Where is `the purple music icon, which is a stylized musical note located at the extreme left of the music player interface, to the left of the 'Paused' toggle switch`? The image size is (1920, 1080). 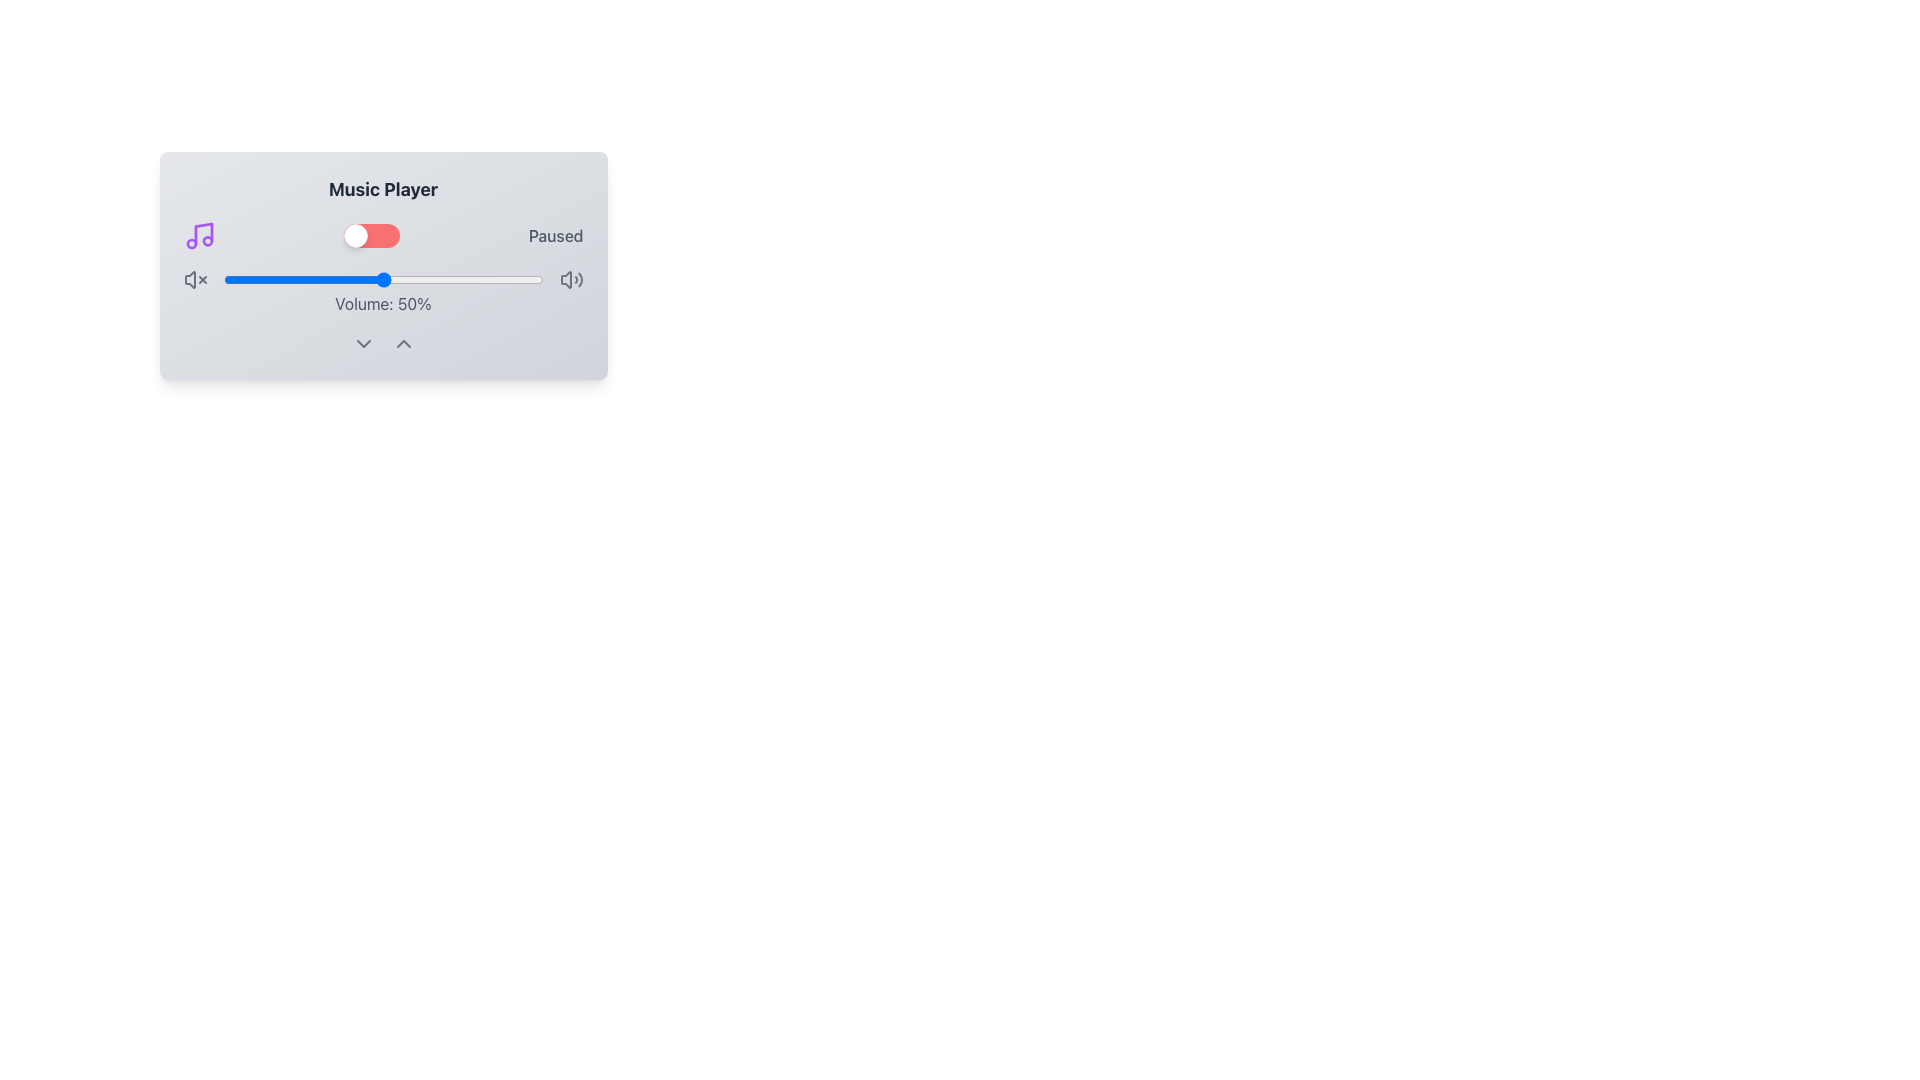 the purple music icon, which is a stylized musical note located at the extreme left of the music player interface, to the left of the 'Paused' toggle switch is located at coordinates (199, 234).